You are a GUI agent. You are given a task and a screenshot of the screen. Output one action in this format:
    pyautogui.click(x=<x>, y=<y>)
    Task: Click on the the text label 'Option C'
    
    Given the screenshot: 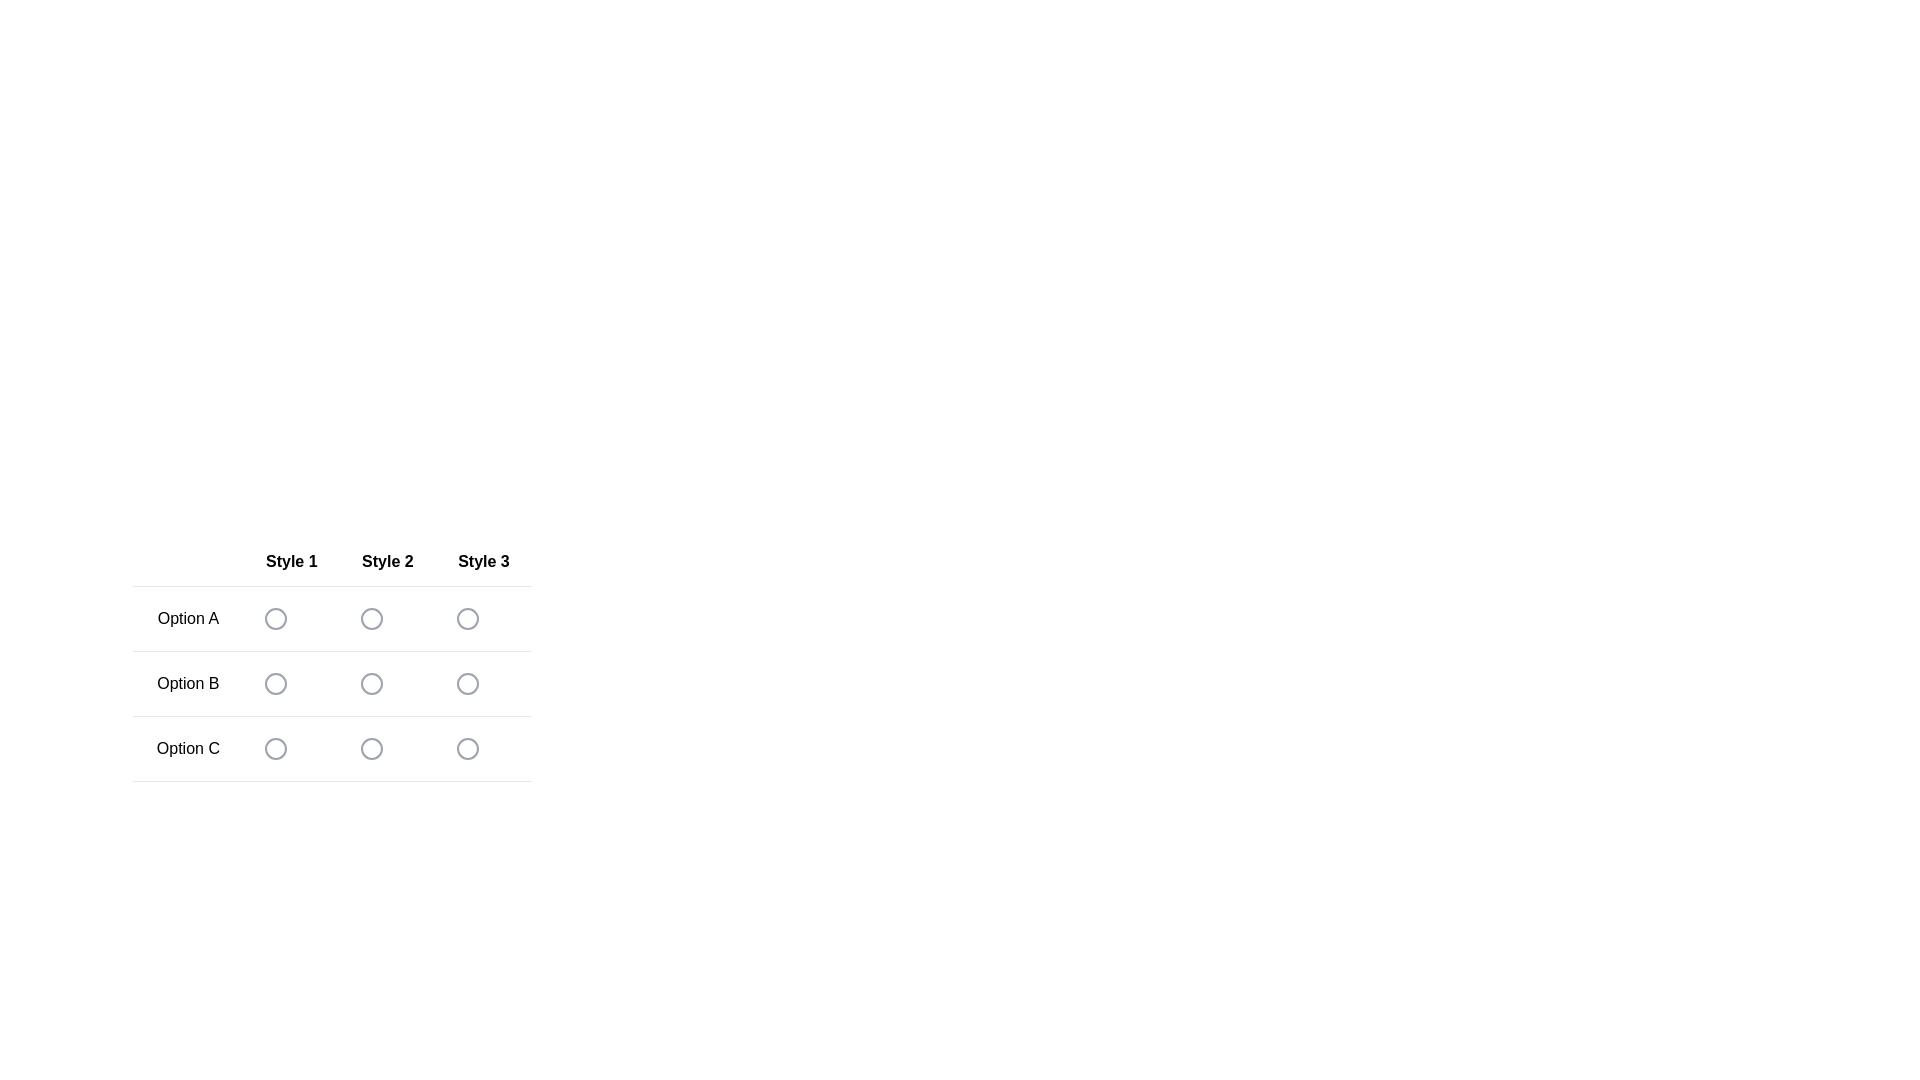 What is the action you would take?
    pyautogui.click(x=332, y=748)
    